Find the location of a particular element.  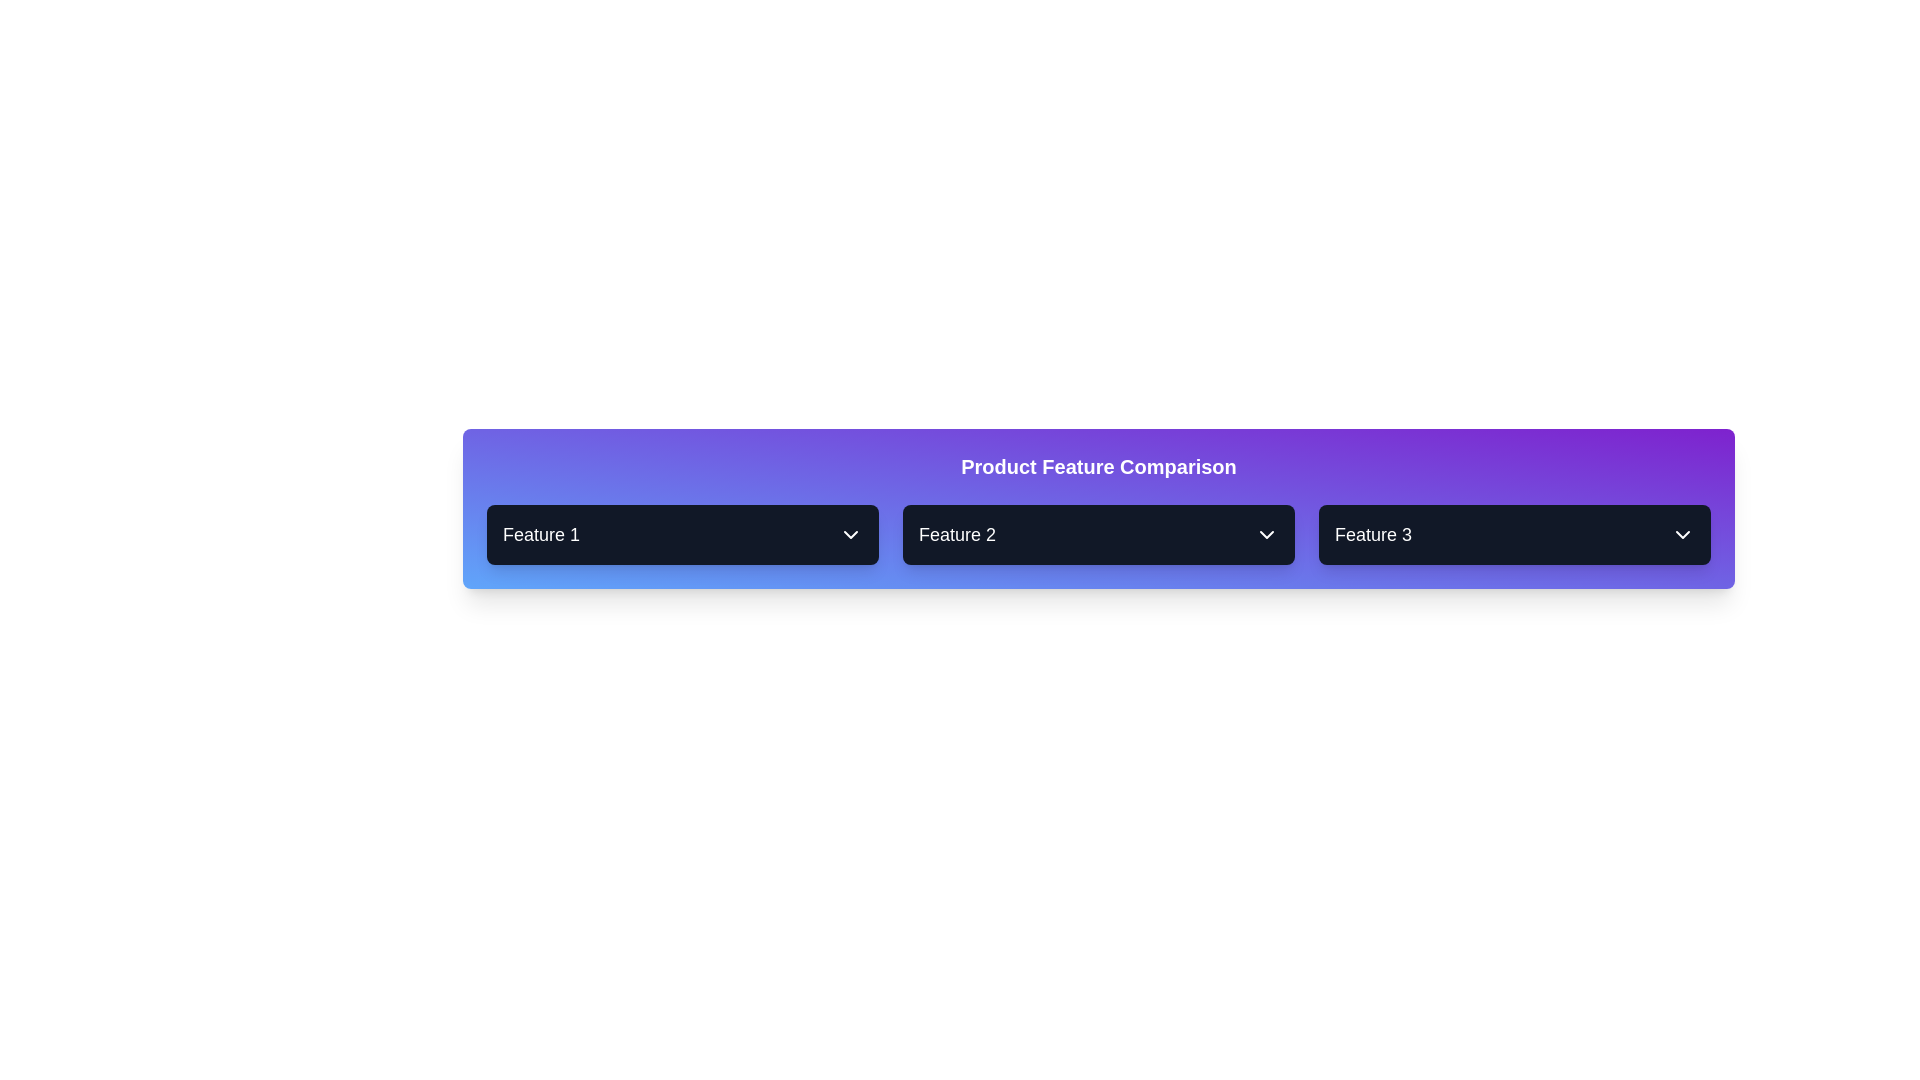

the middle block of the interactive dropdown menu labeled 'Feature 2' is located at coordinates (1098, 534).